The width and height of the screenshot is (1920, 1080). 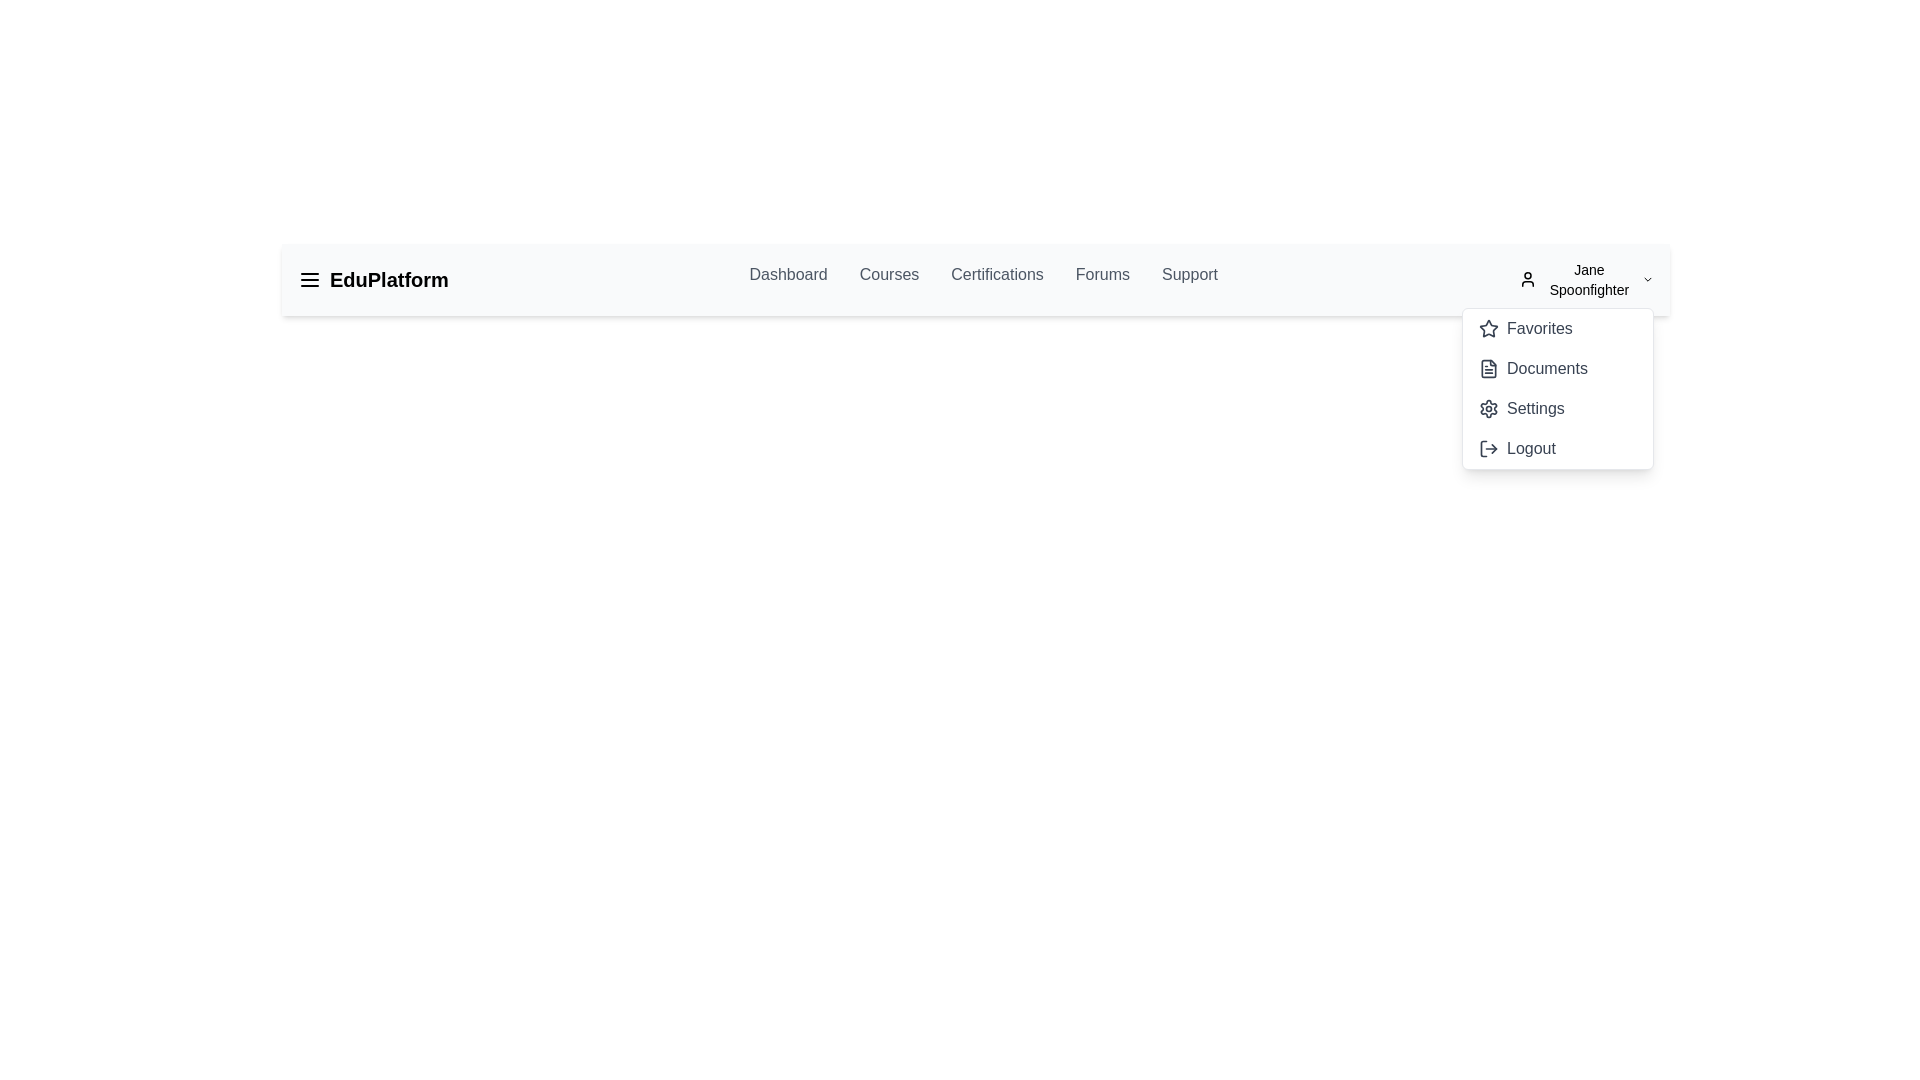 I want to click on the Hamburger Menu Icon, so click(x=309, y=280).